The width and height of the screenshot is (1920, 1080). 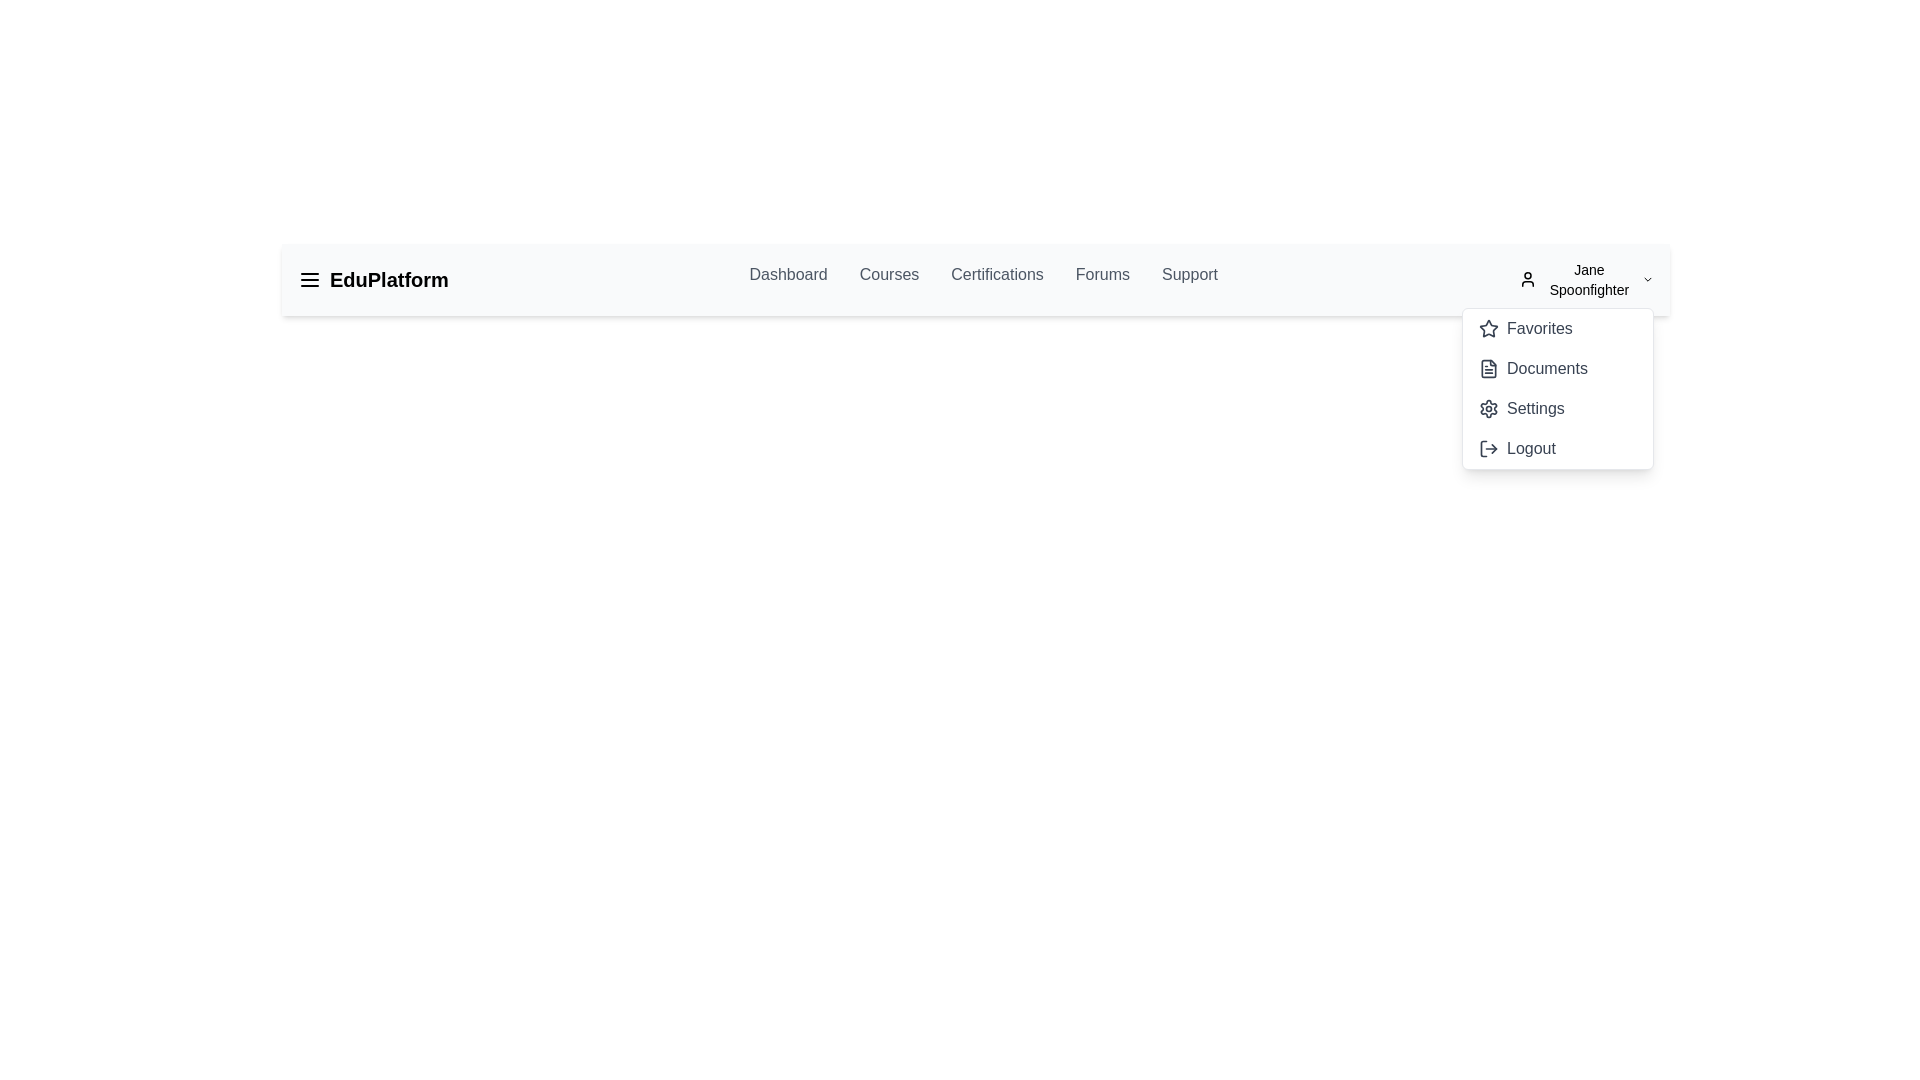 I want to click on the Hamburger Menu Icon, so click(x=309, y=280).